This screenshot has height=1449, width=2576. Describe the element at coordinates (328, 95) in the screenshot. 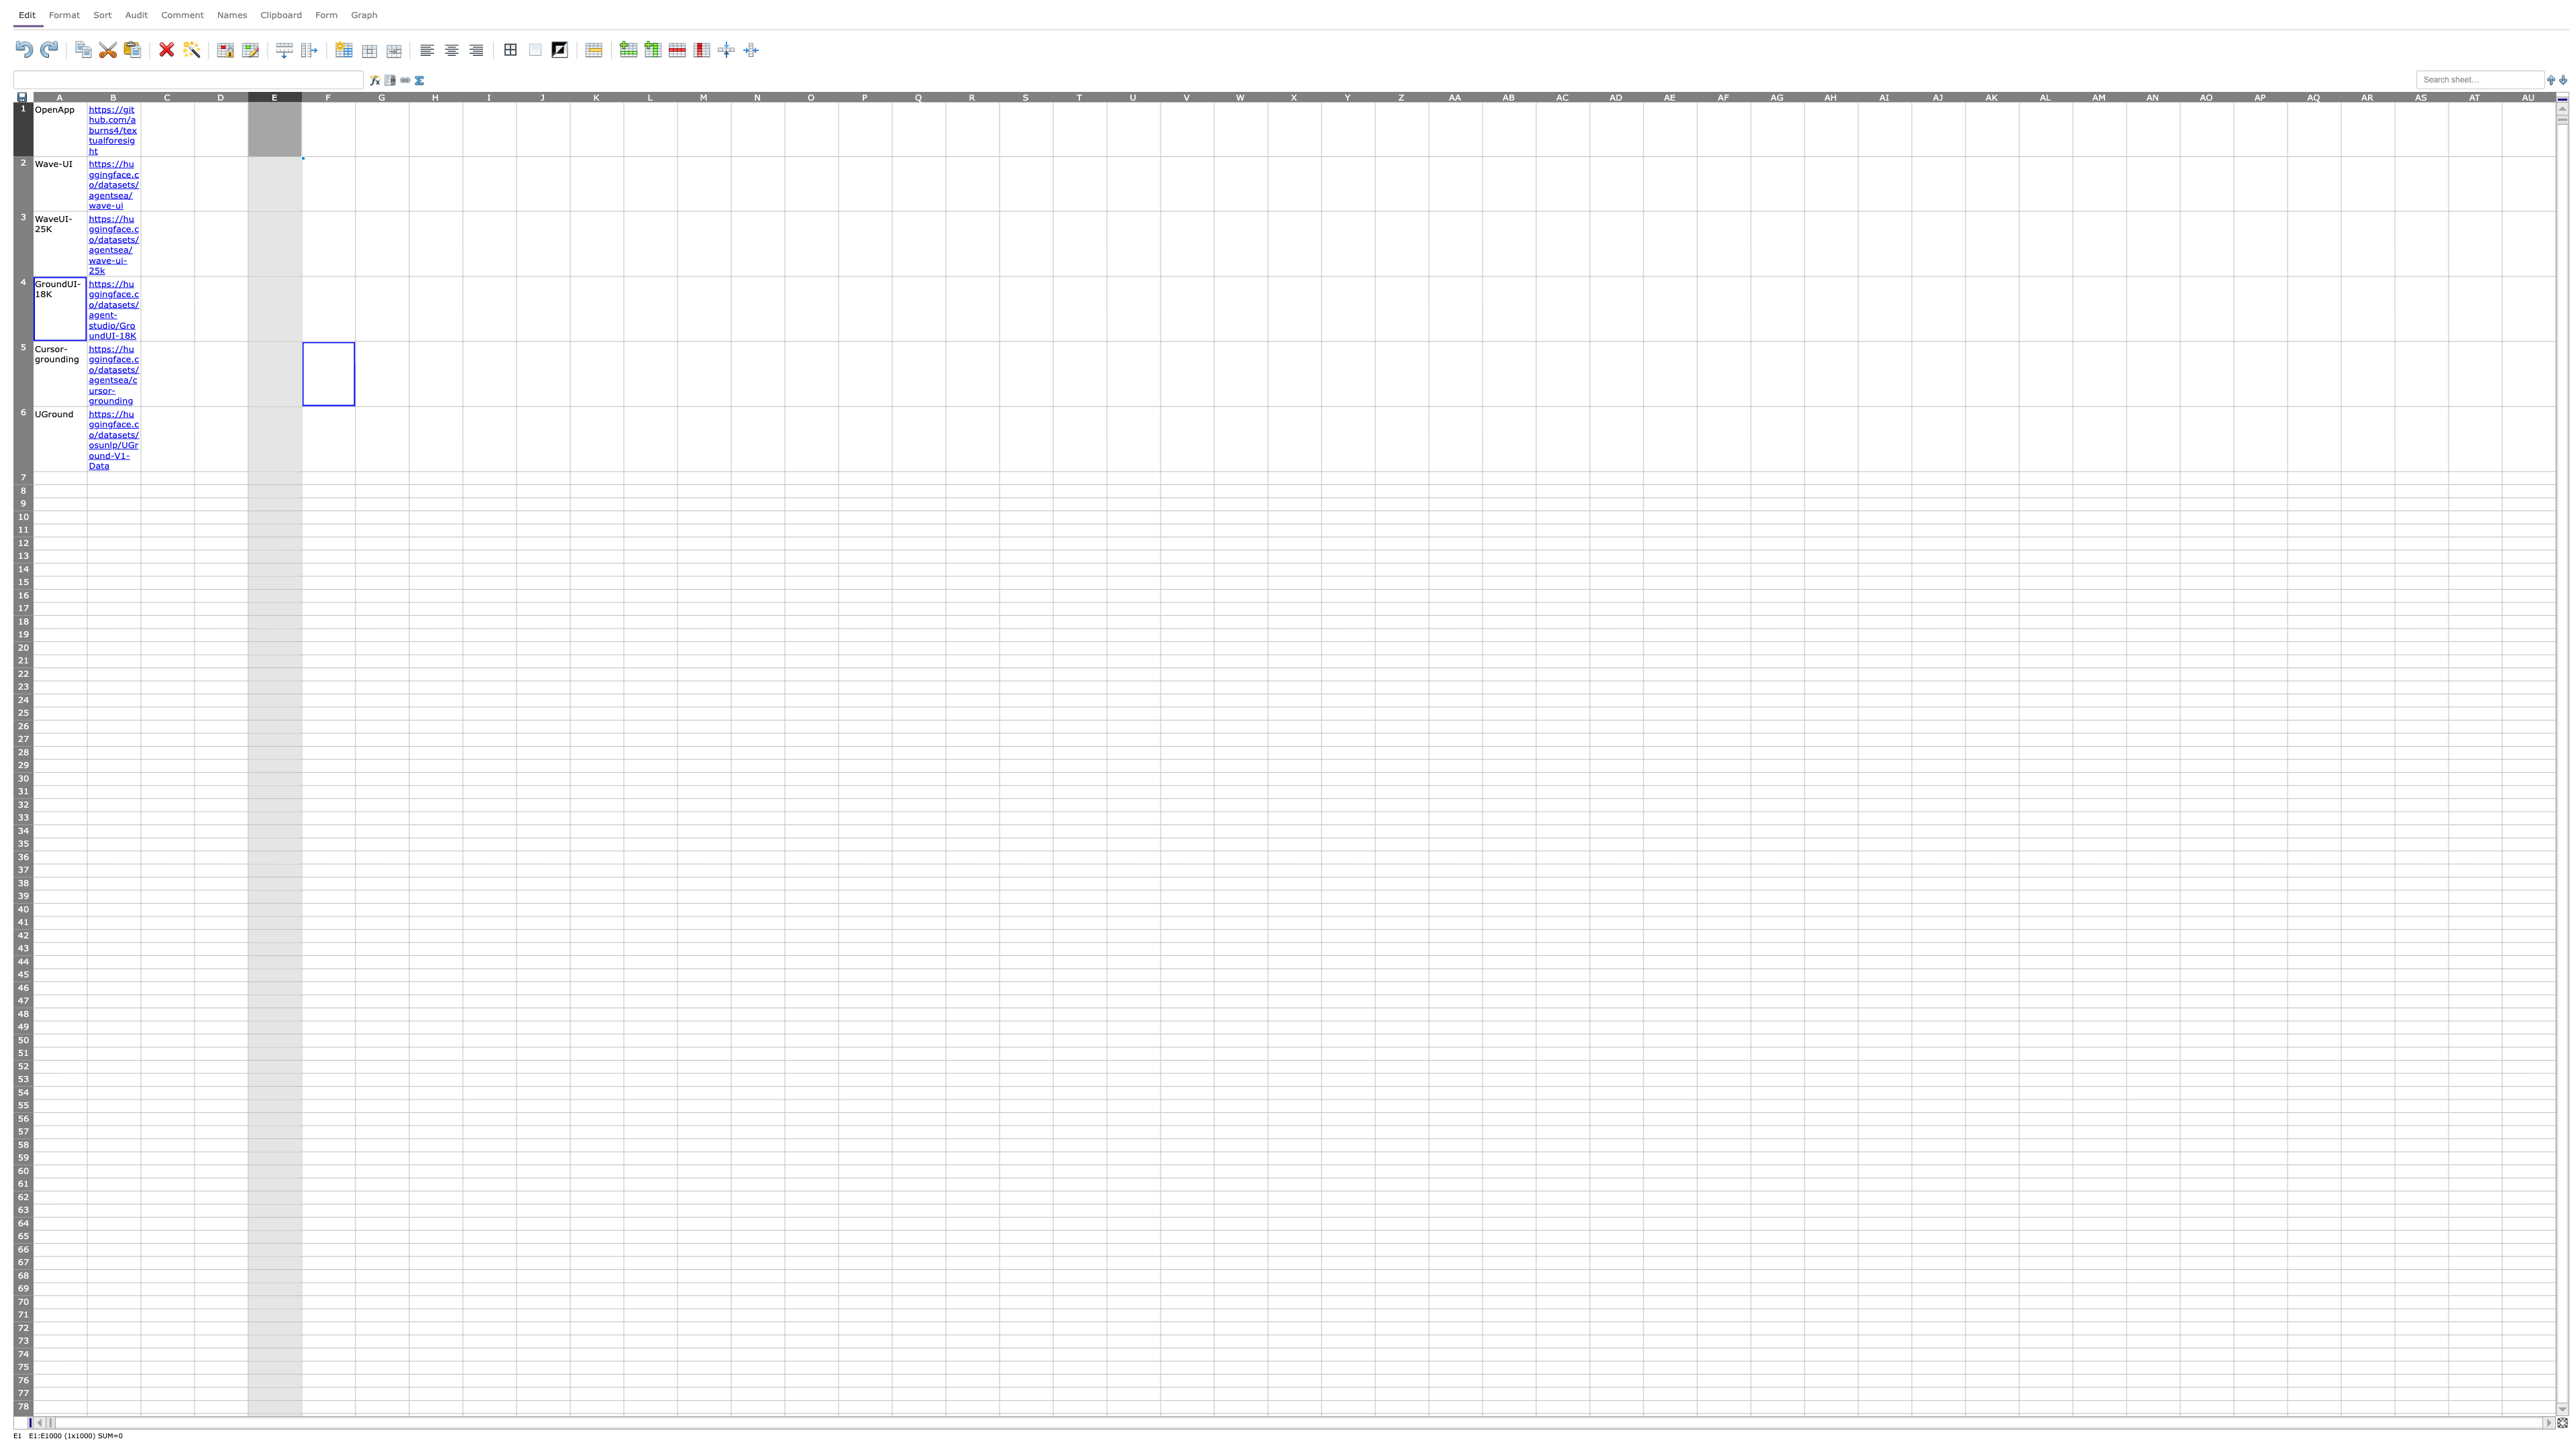

I see `Activate column F` at that location.